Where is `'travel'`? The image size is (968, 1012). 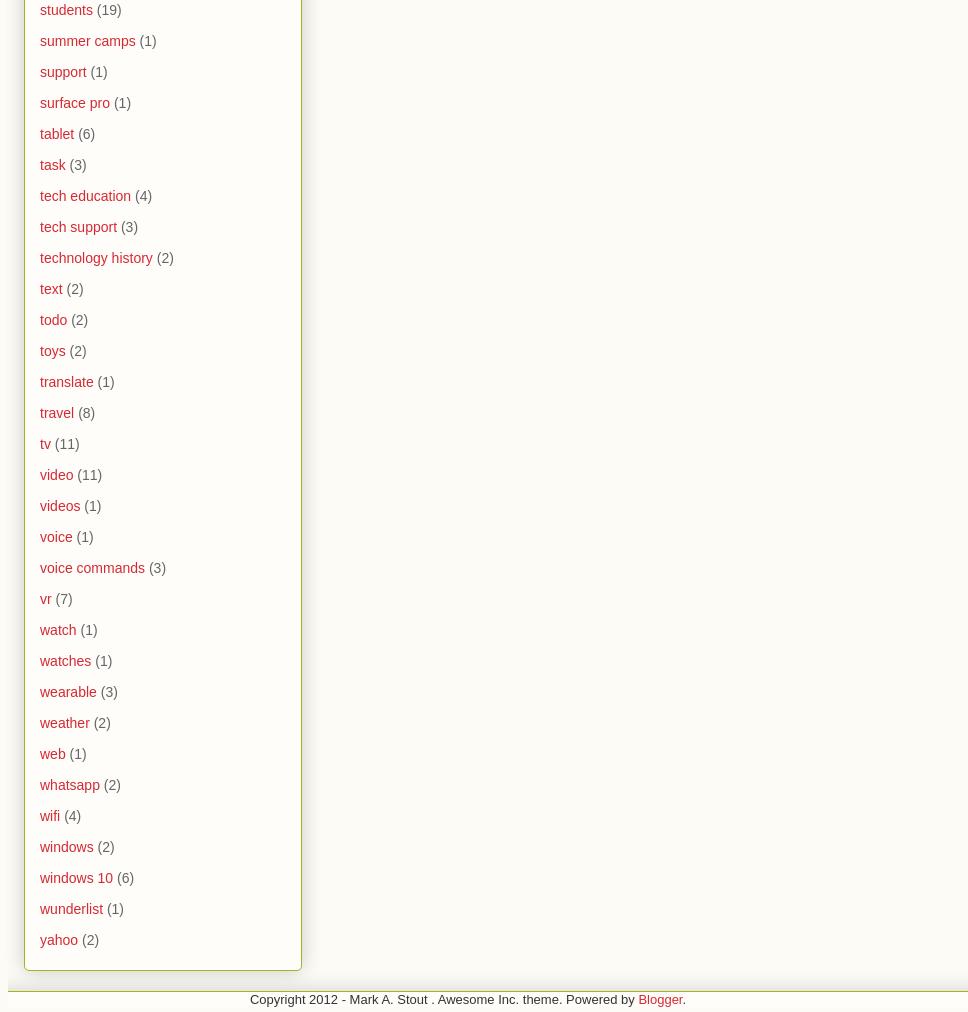
'travel' is located at coordinates (56, 412).